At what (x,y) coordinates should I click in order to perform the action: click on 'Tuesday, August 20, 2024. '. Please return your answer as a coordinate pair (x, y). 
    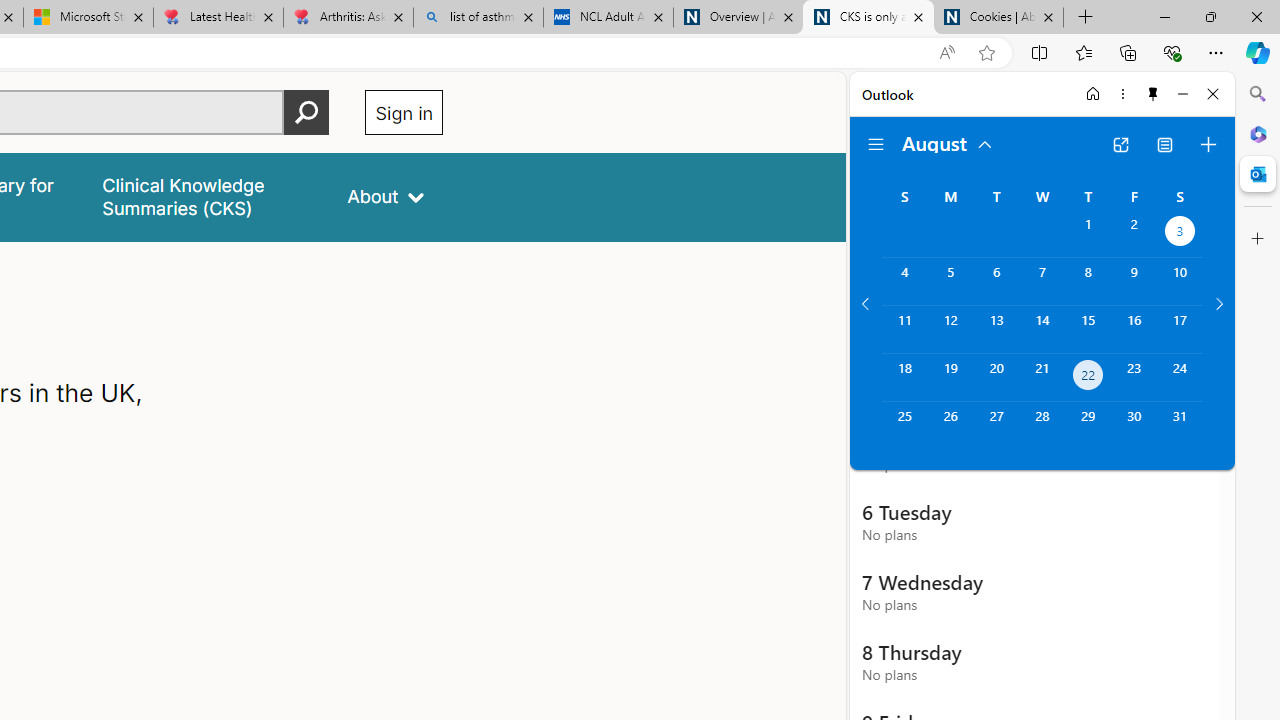
    Looking at the image, I should click on (996, 377).